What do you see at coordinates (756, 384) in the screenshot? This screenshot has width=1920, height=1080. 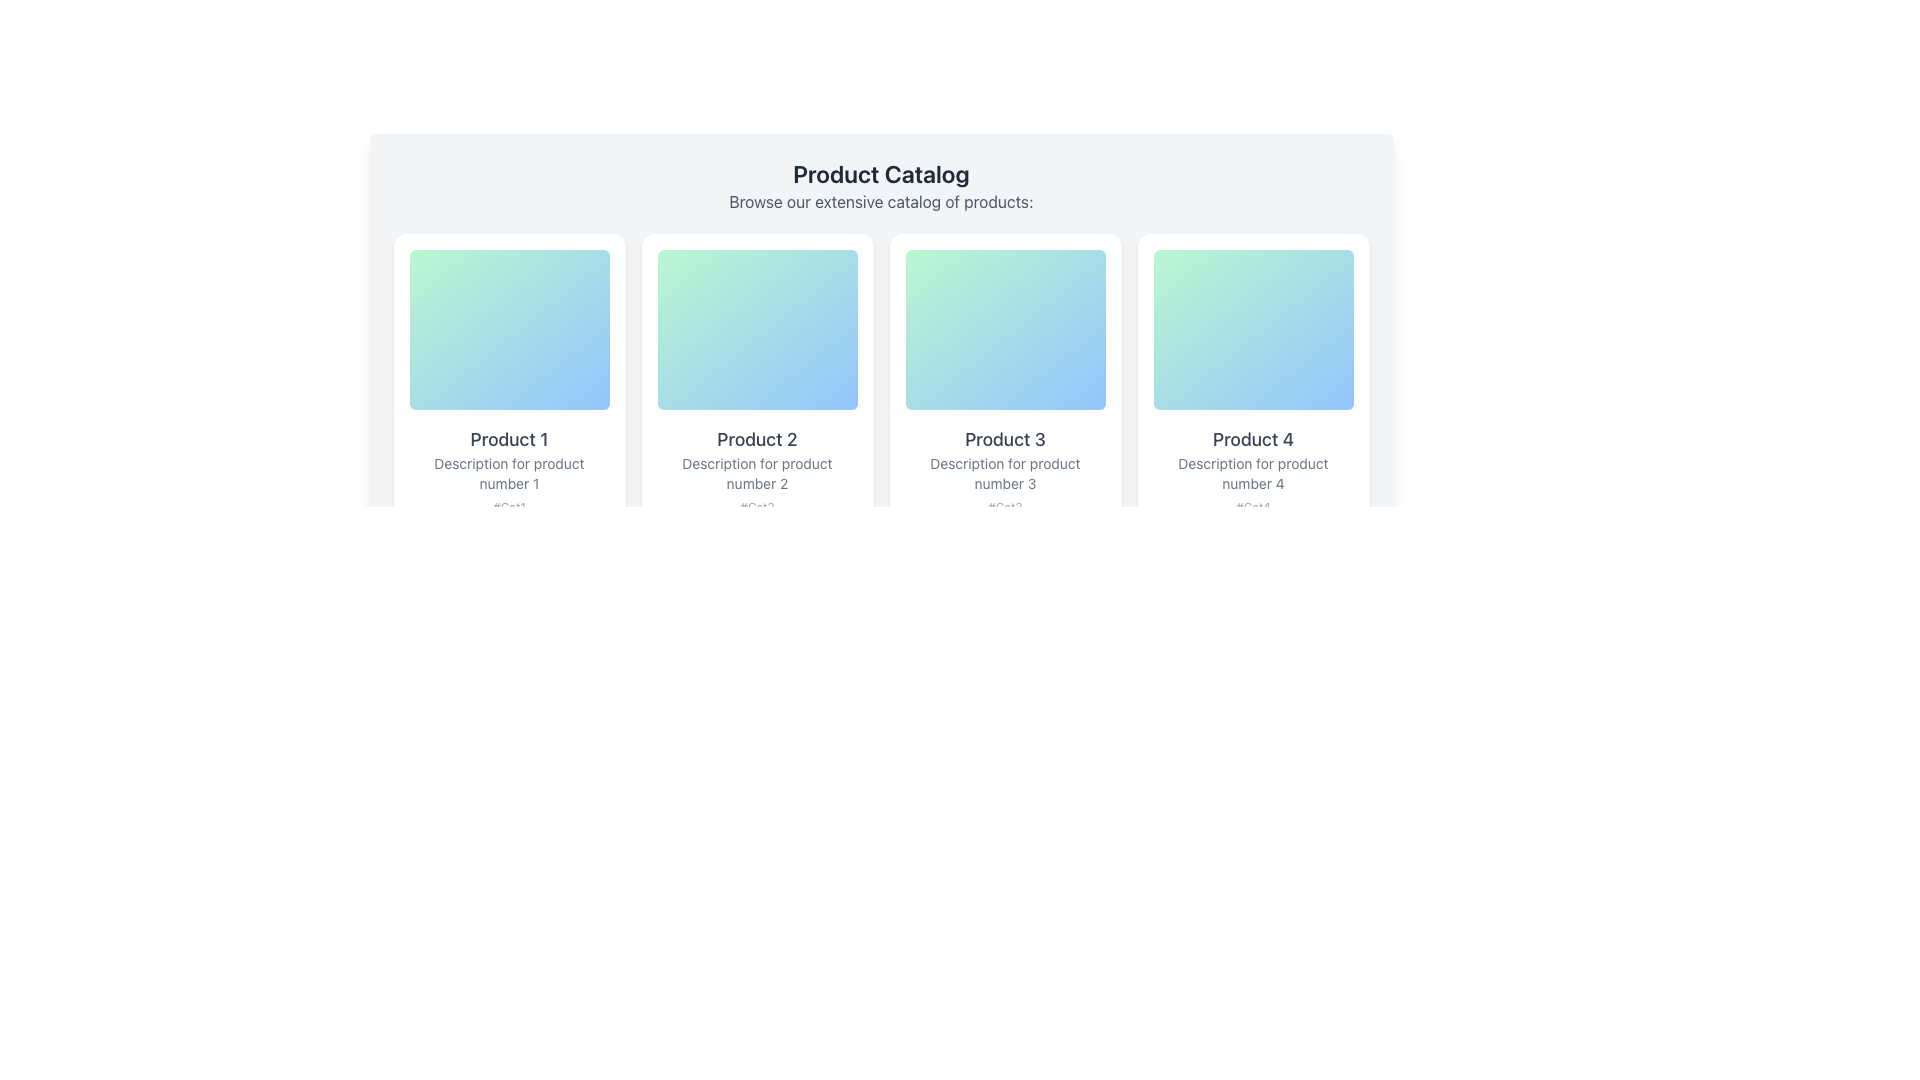 I see `the second product card in the grid` at bounding box center [756, 384].